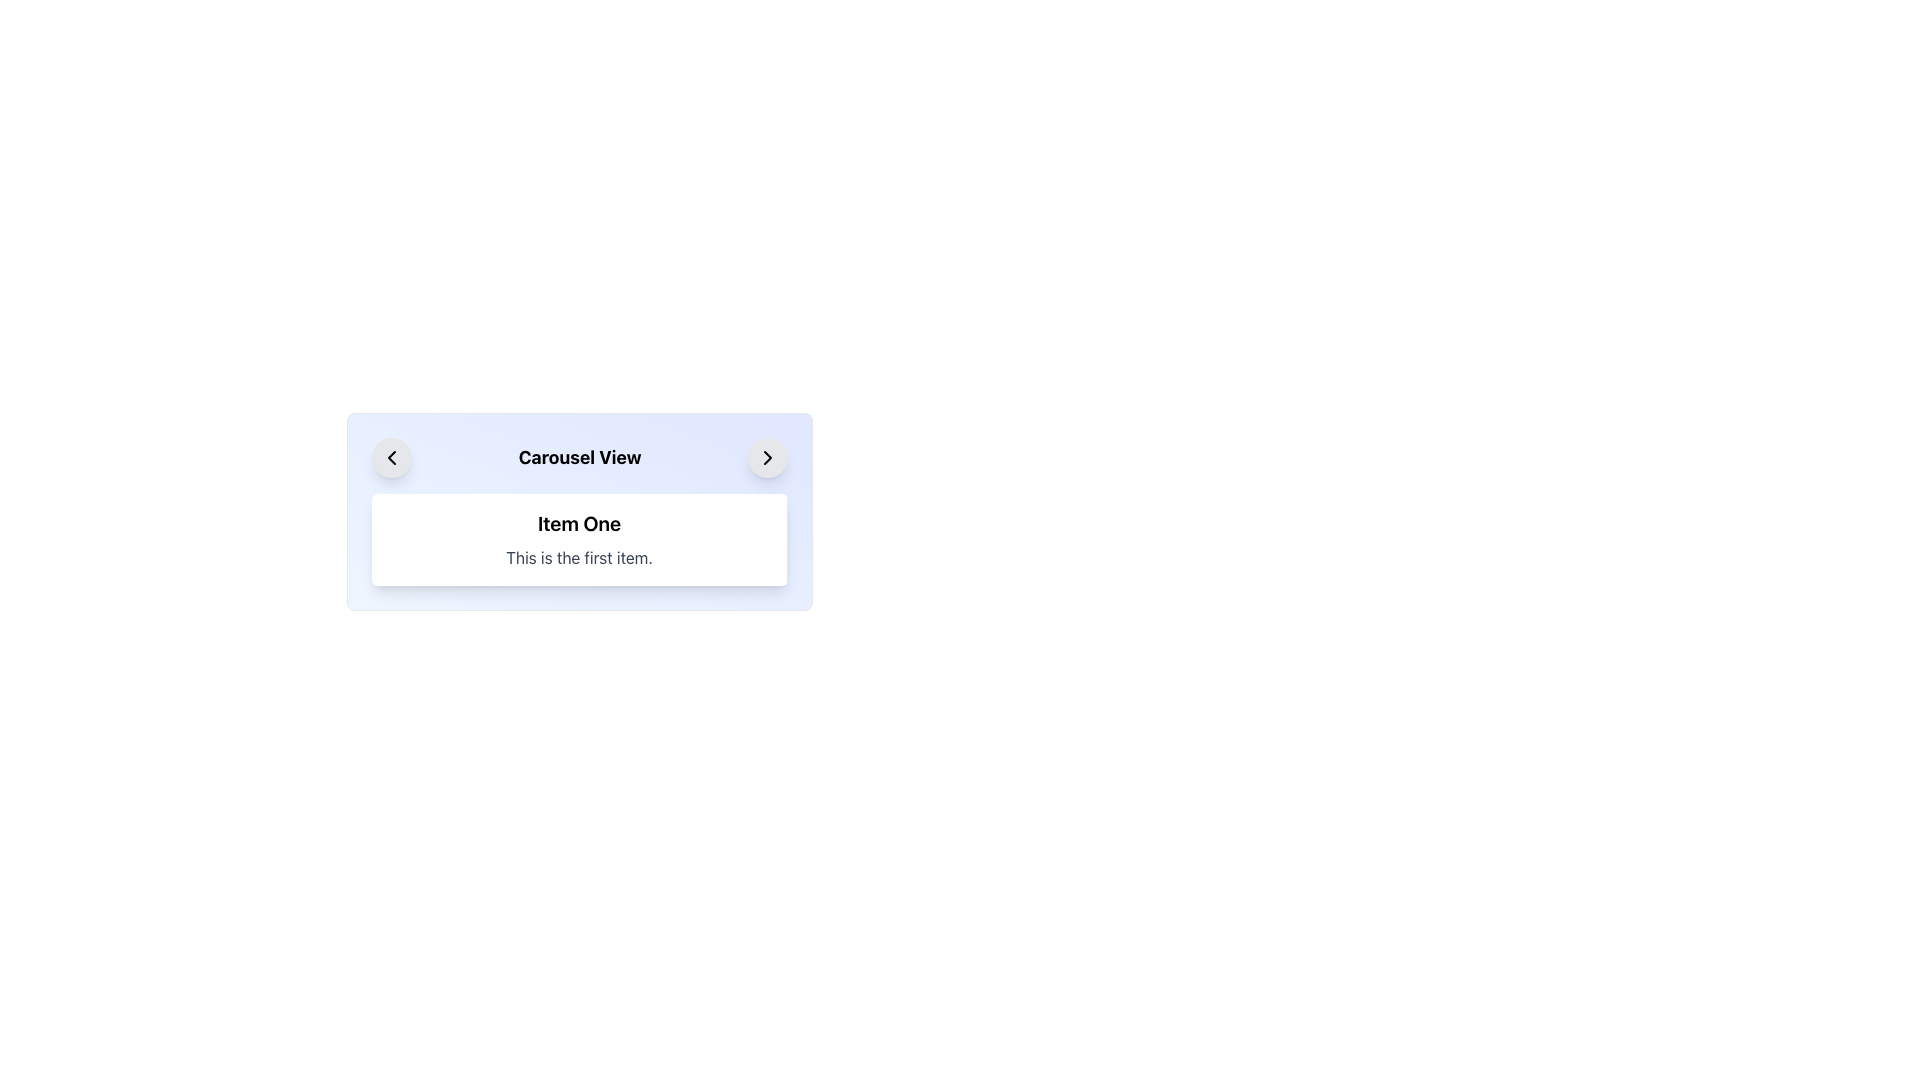  What do you see at coordinates (767, 458) in the screenshot?
I see `the 'Next' button, which is a right-facing arrow icon located at the top-right of the carousel card` at bounding box center [767, 458].